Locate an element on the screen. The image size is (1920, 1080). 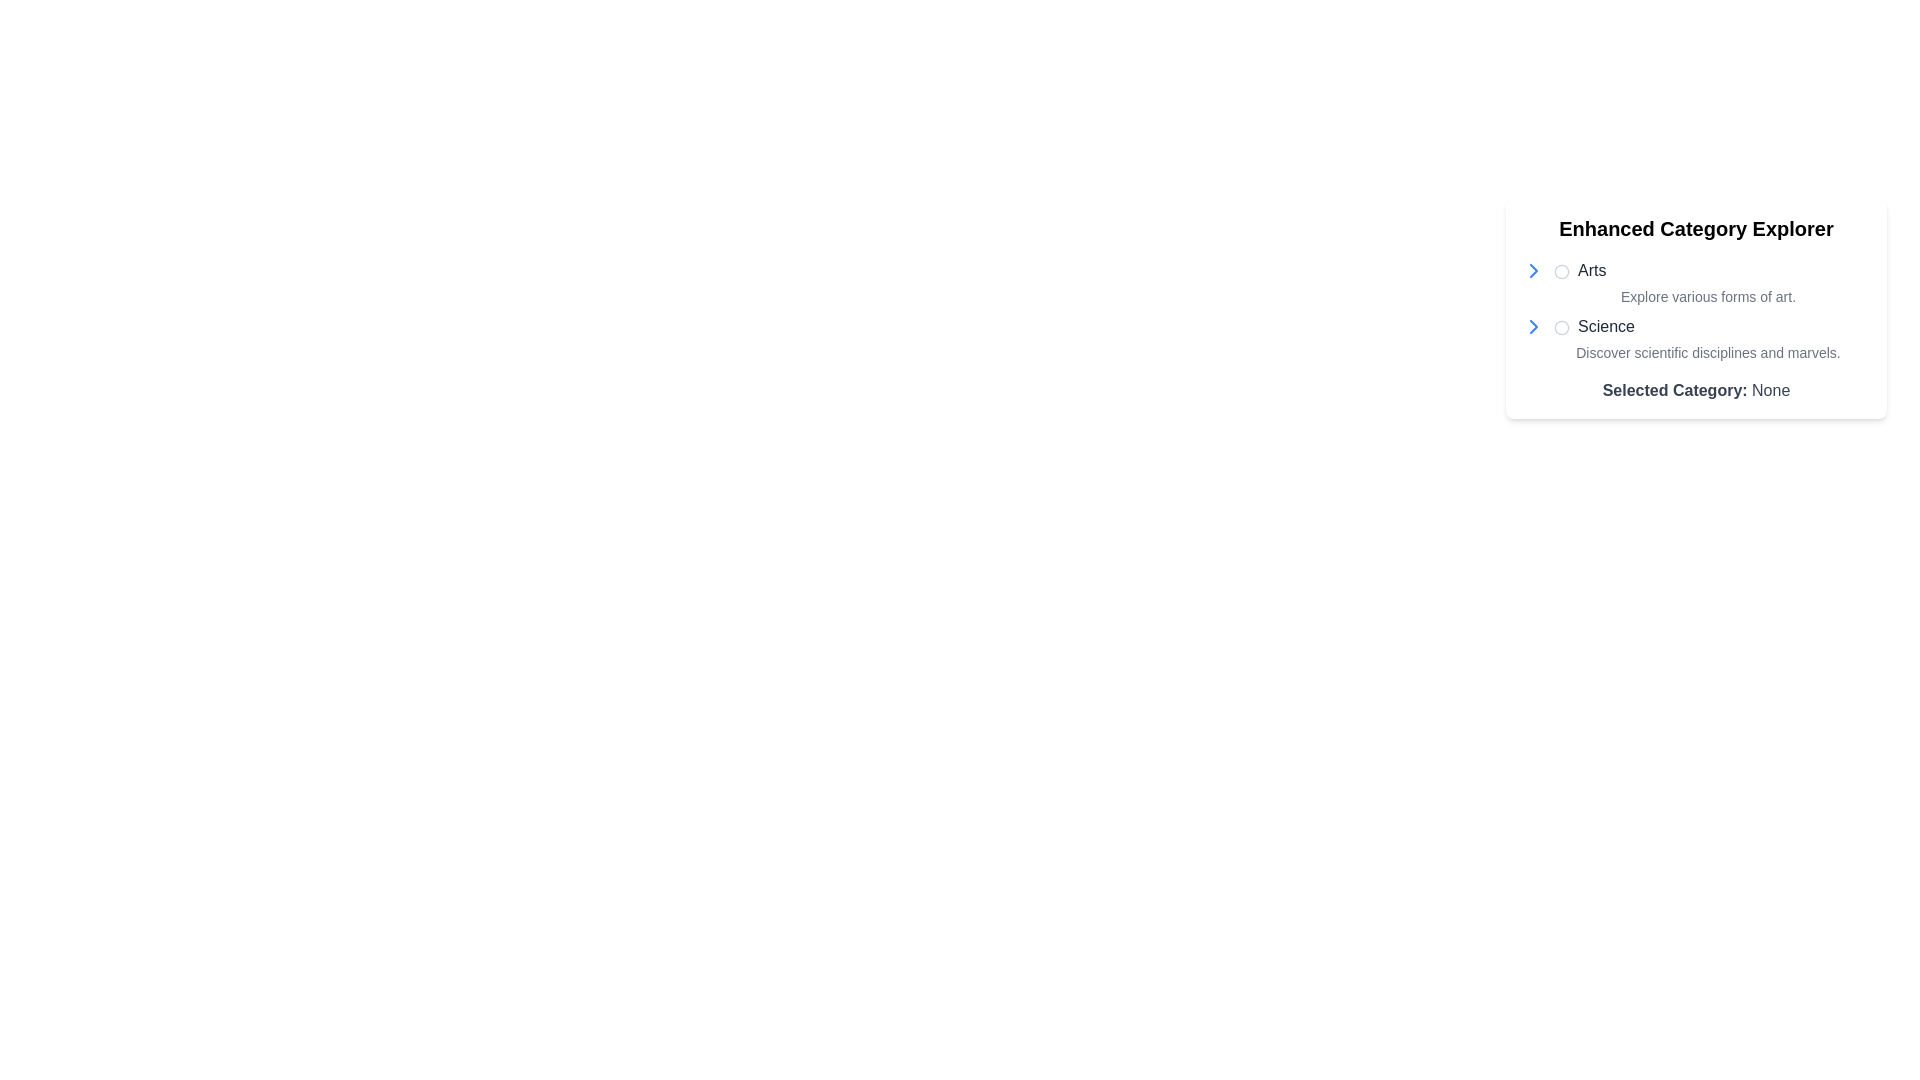
the Text section containing the categories 'Arts' and 'Science' with descriptions underneath, located within the 'Enhanced Category Explorer' card is located at coordinates (1695, 311).